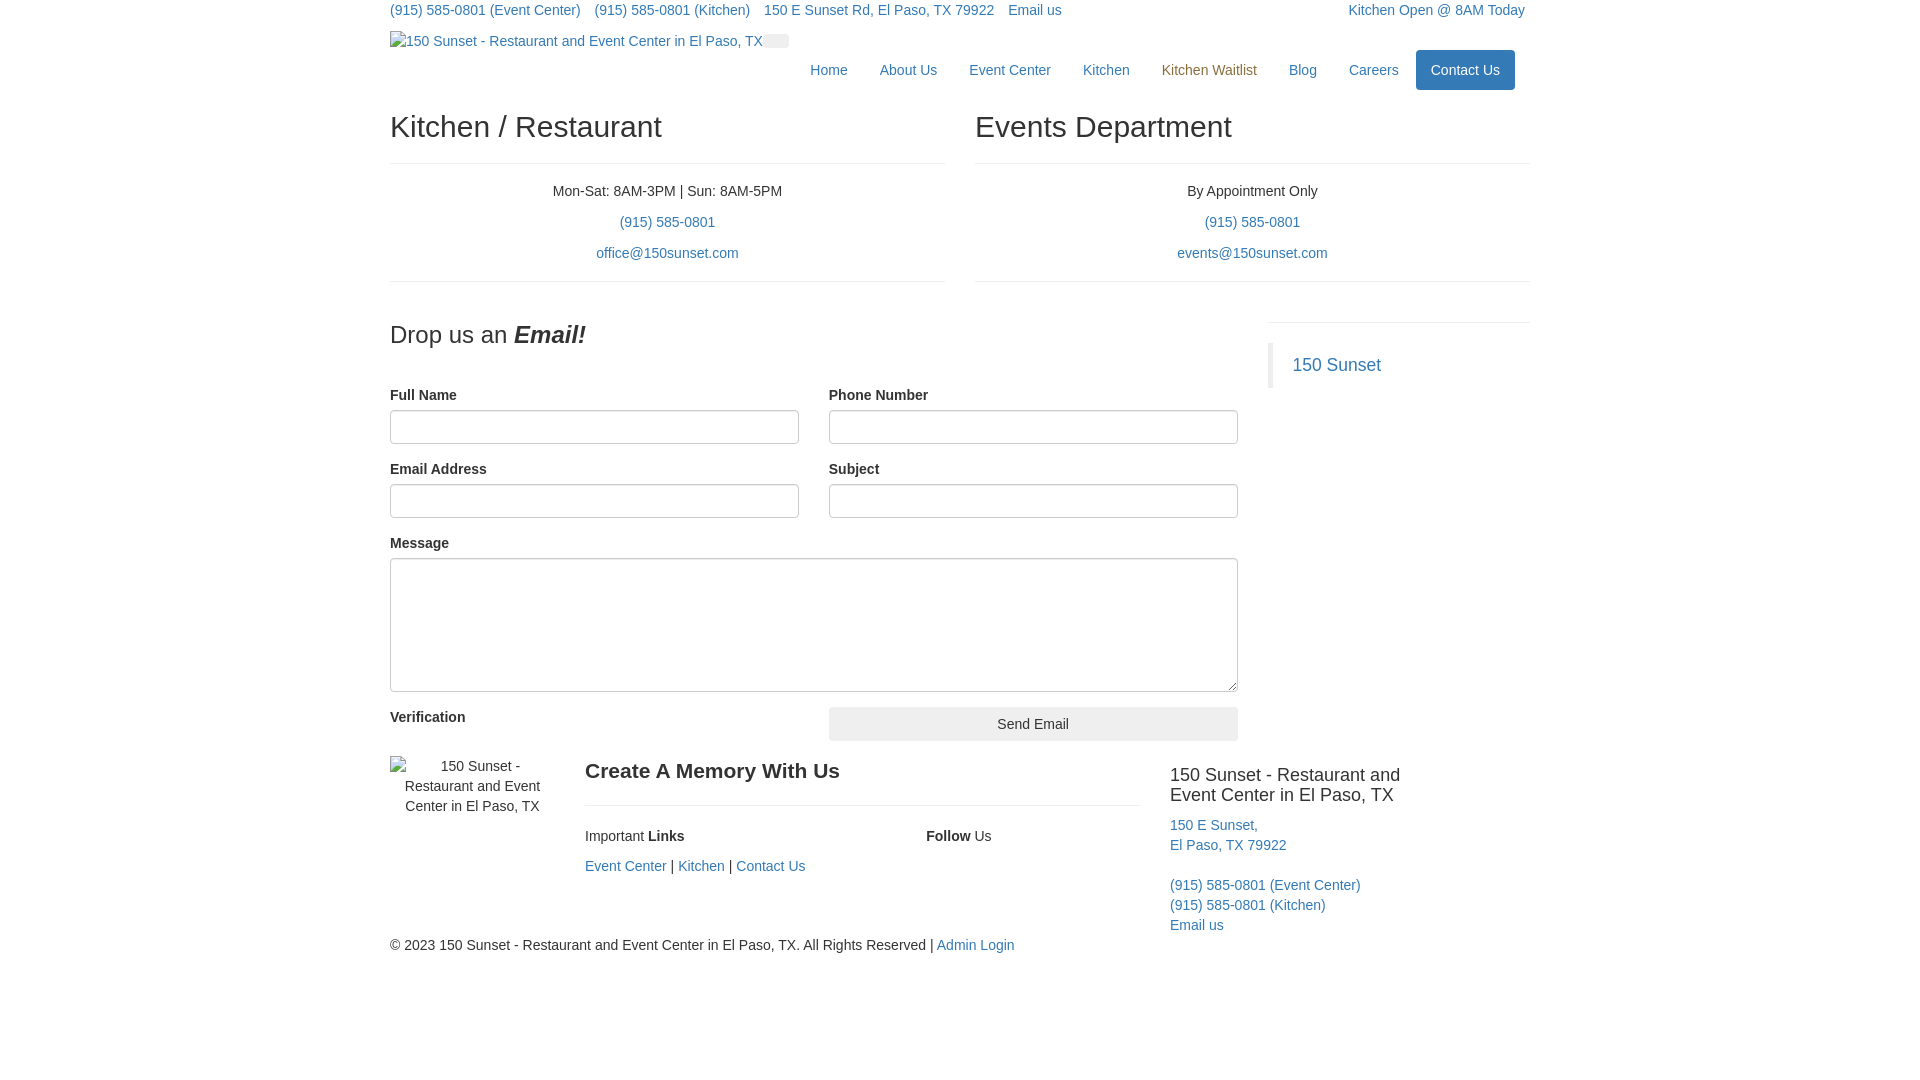  What do you see at coordinates (667, 252) in the screenshot?
I see `'office@150sunset.com'` at bounding box center [667, 252].